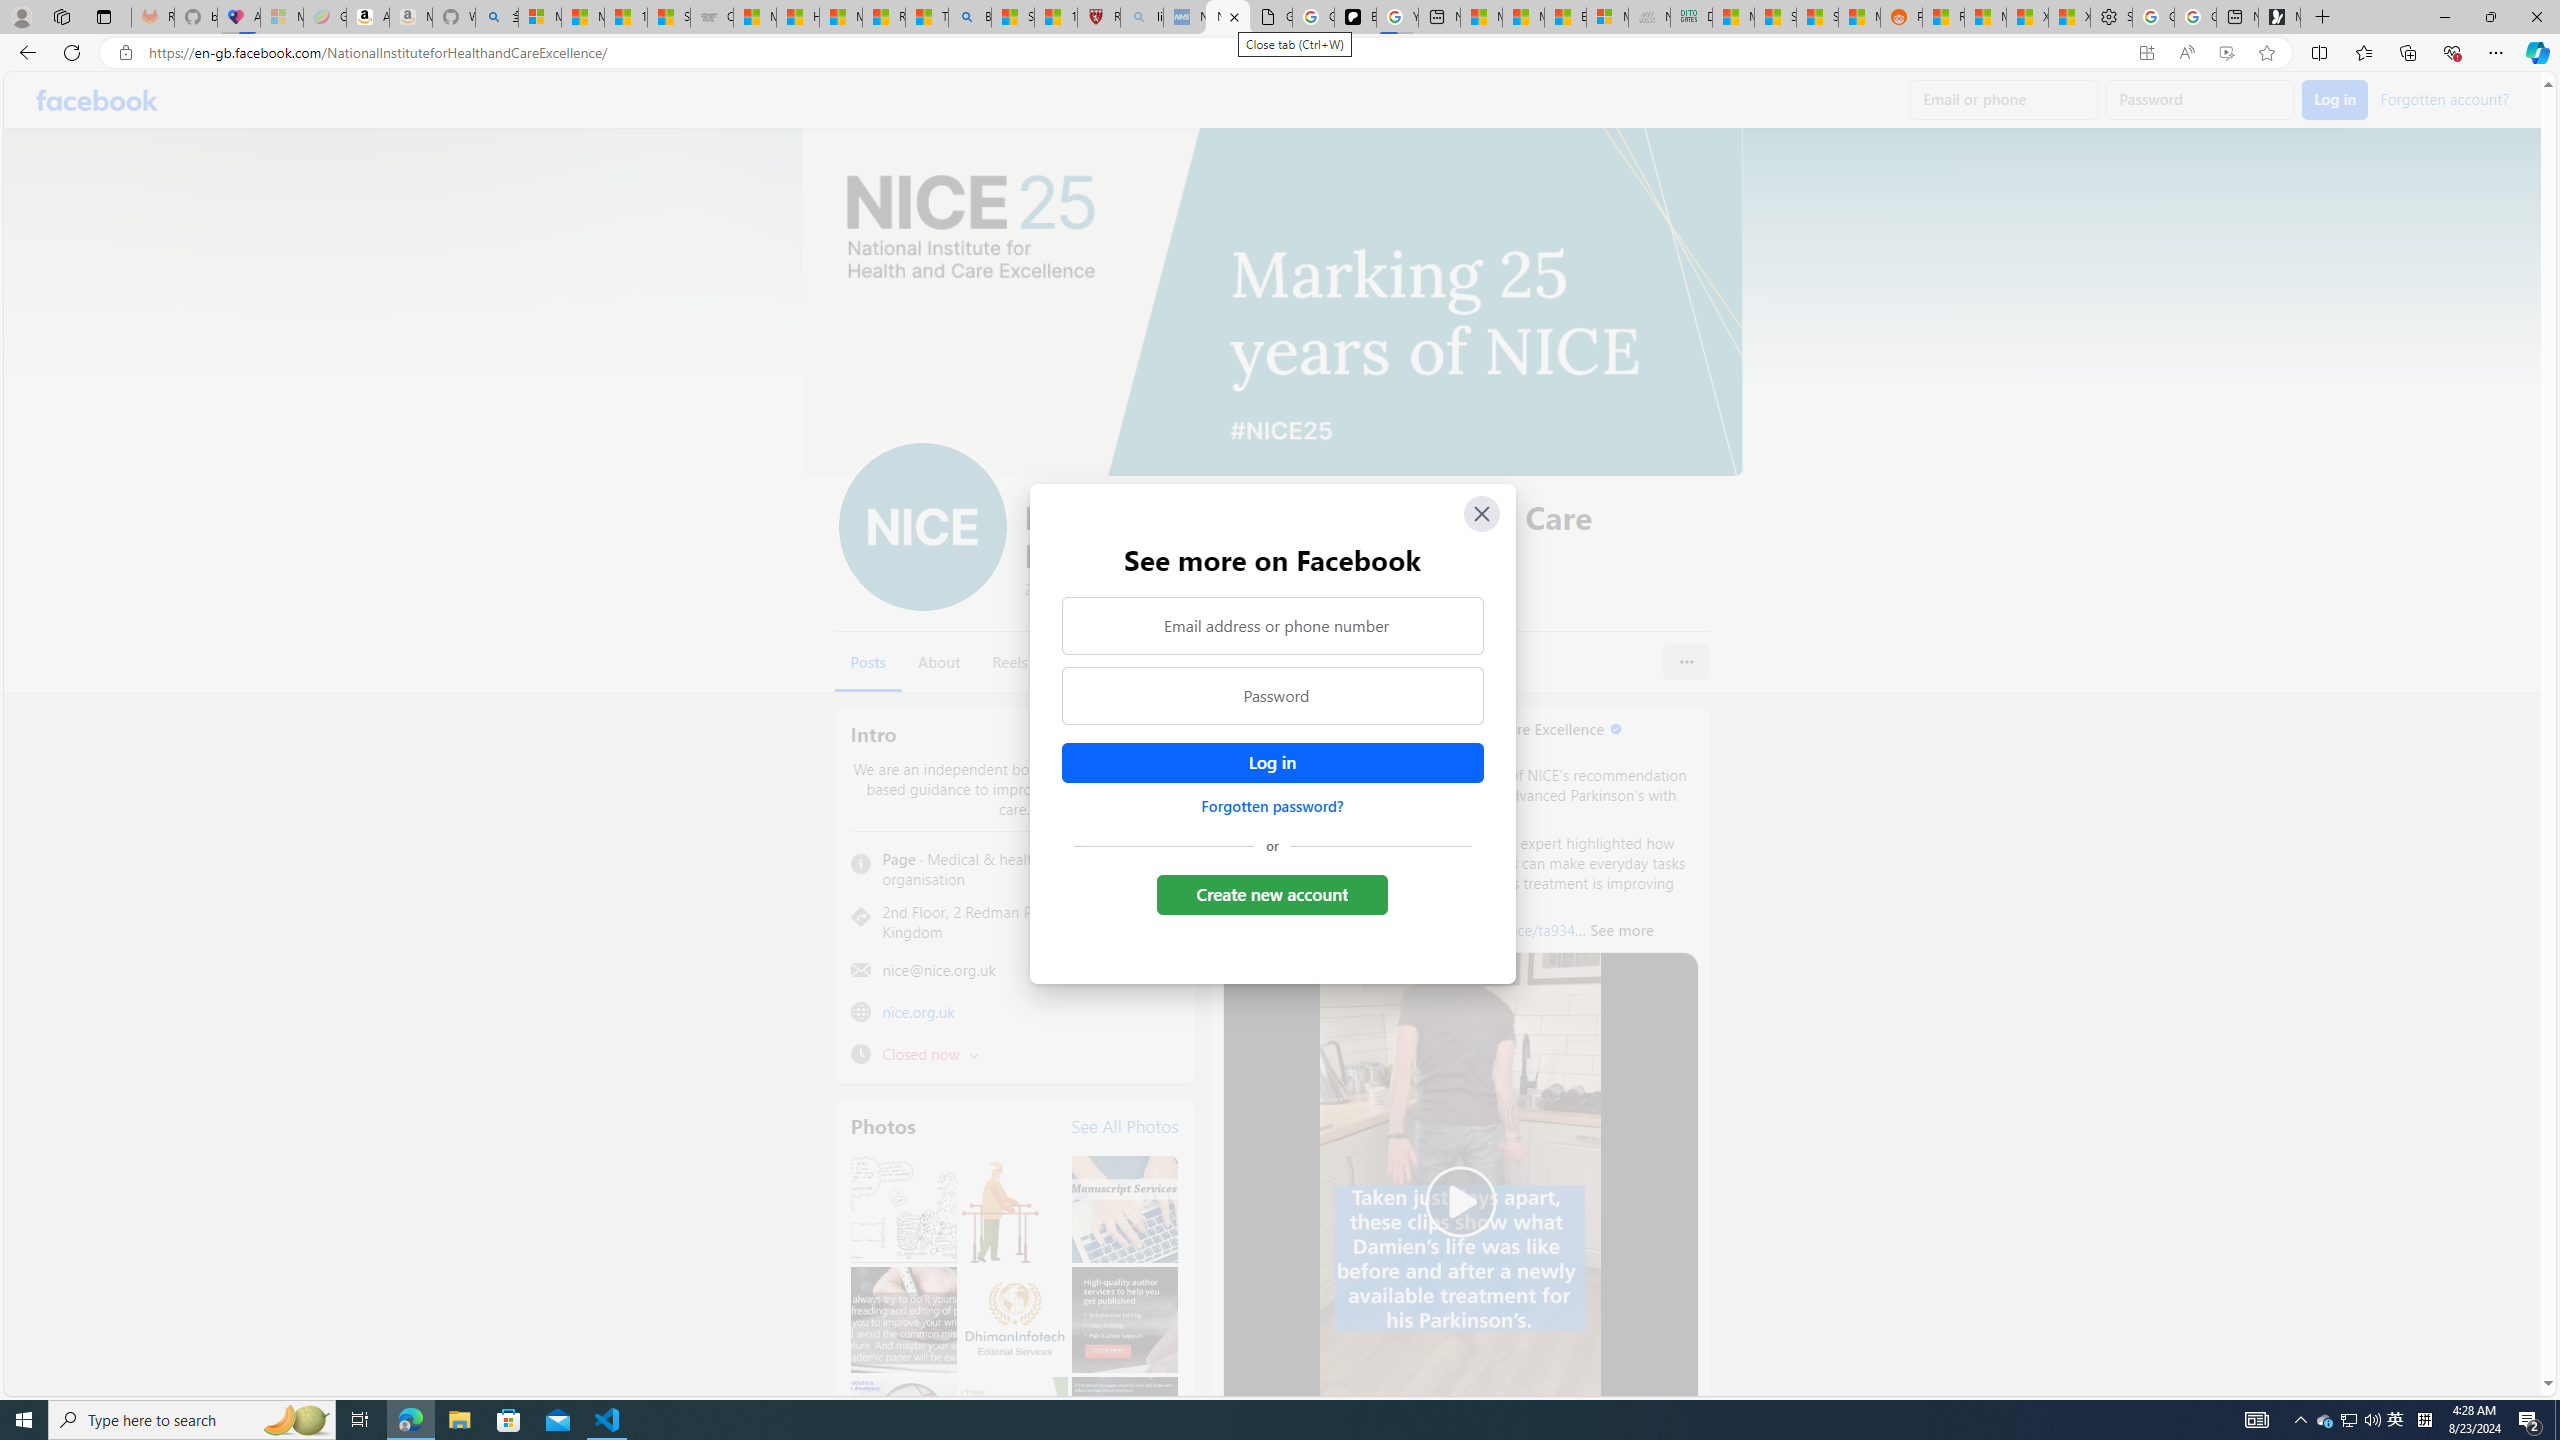 This screenshot has height=1440, width=2560. Describe the element at coordinates (2145, 53) in the screenshot. I see `'App available. Install Facebook'` at that location.